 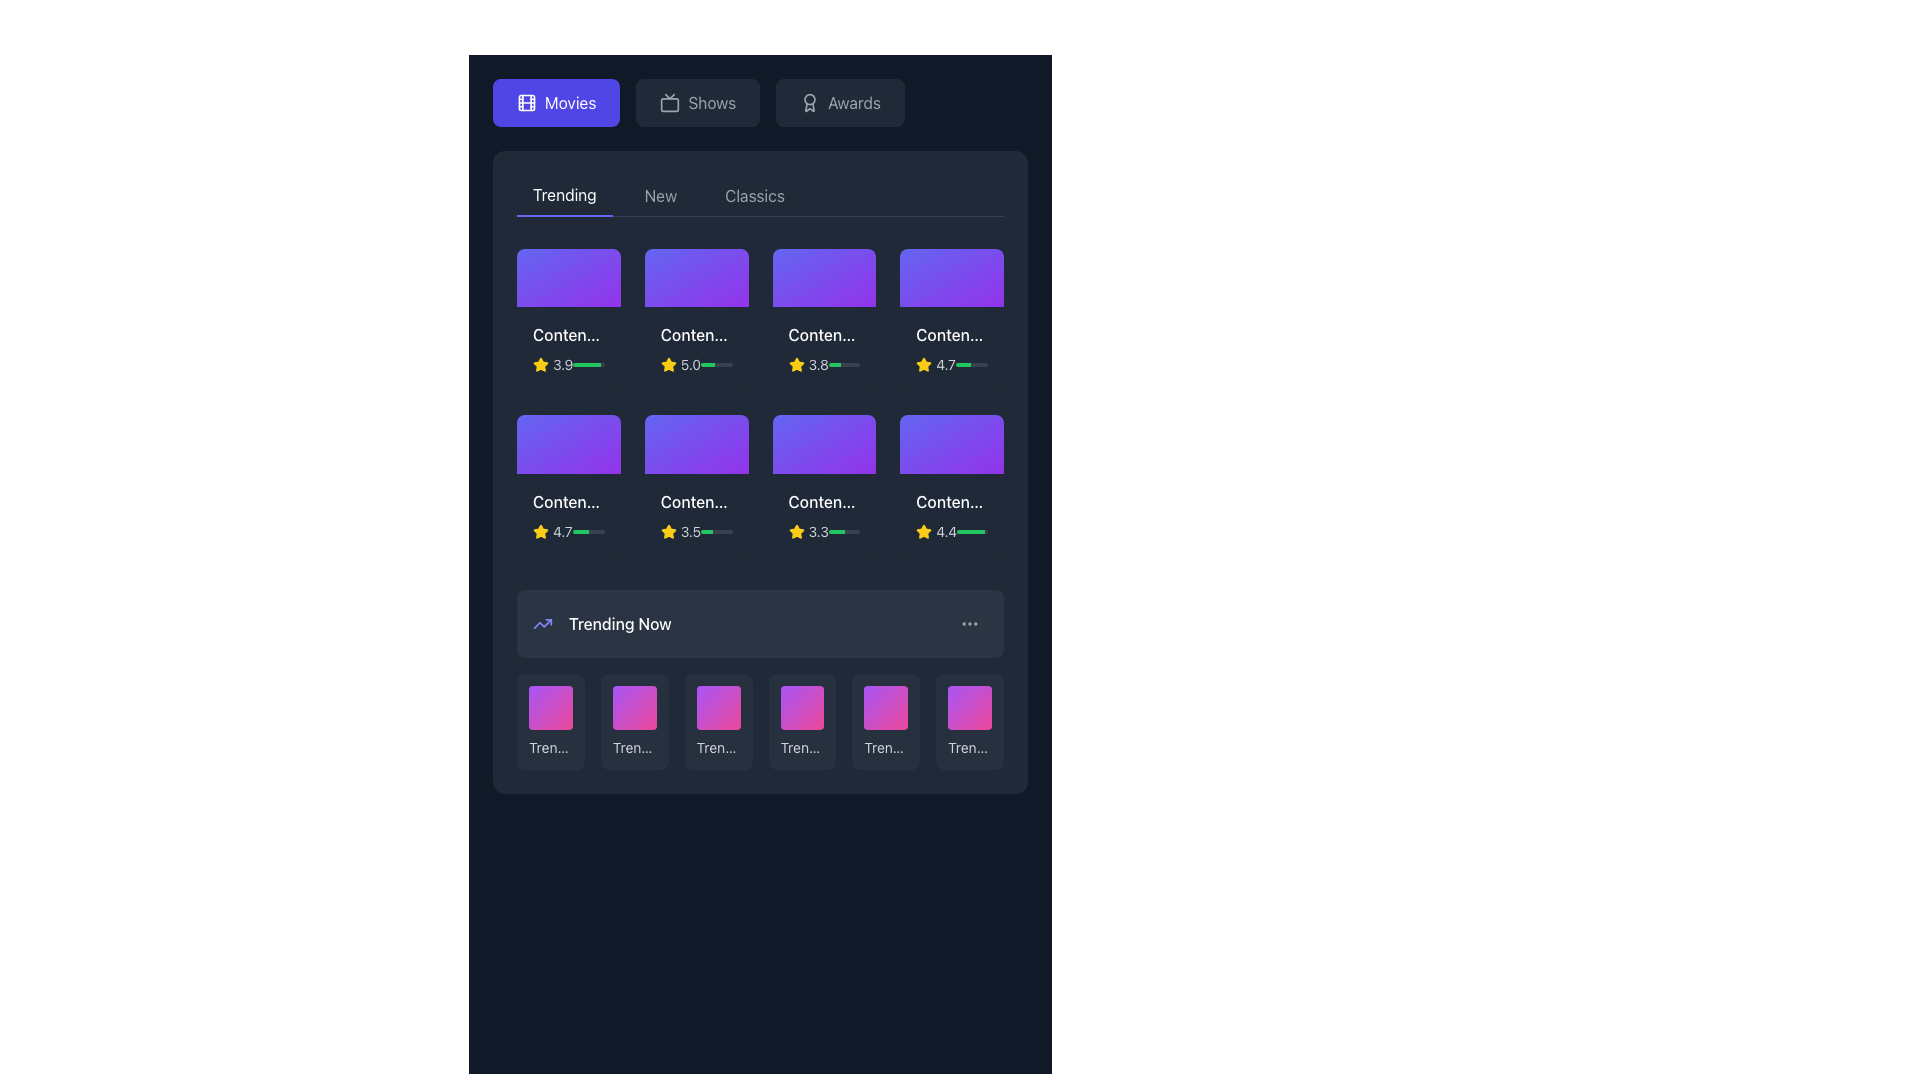 What do you see at coordinates (696, 365) in the screenshot?
I see `rating value displayed in the Rating component located in the upper row of the Trending section, second from the left below the title 'Content Title 2'` at bounding box center [696, 365].